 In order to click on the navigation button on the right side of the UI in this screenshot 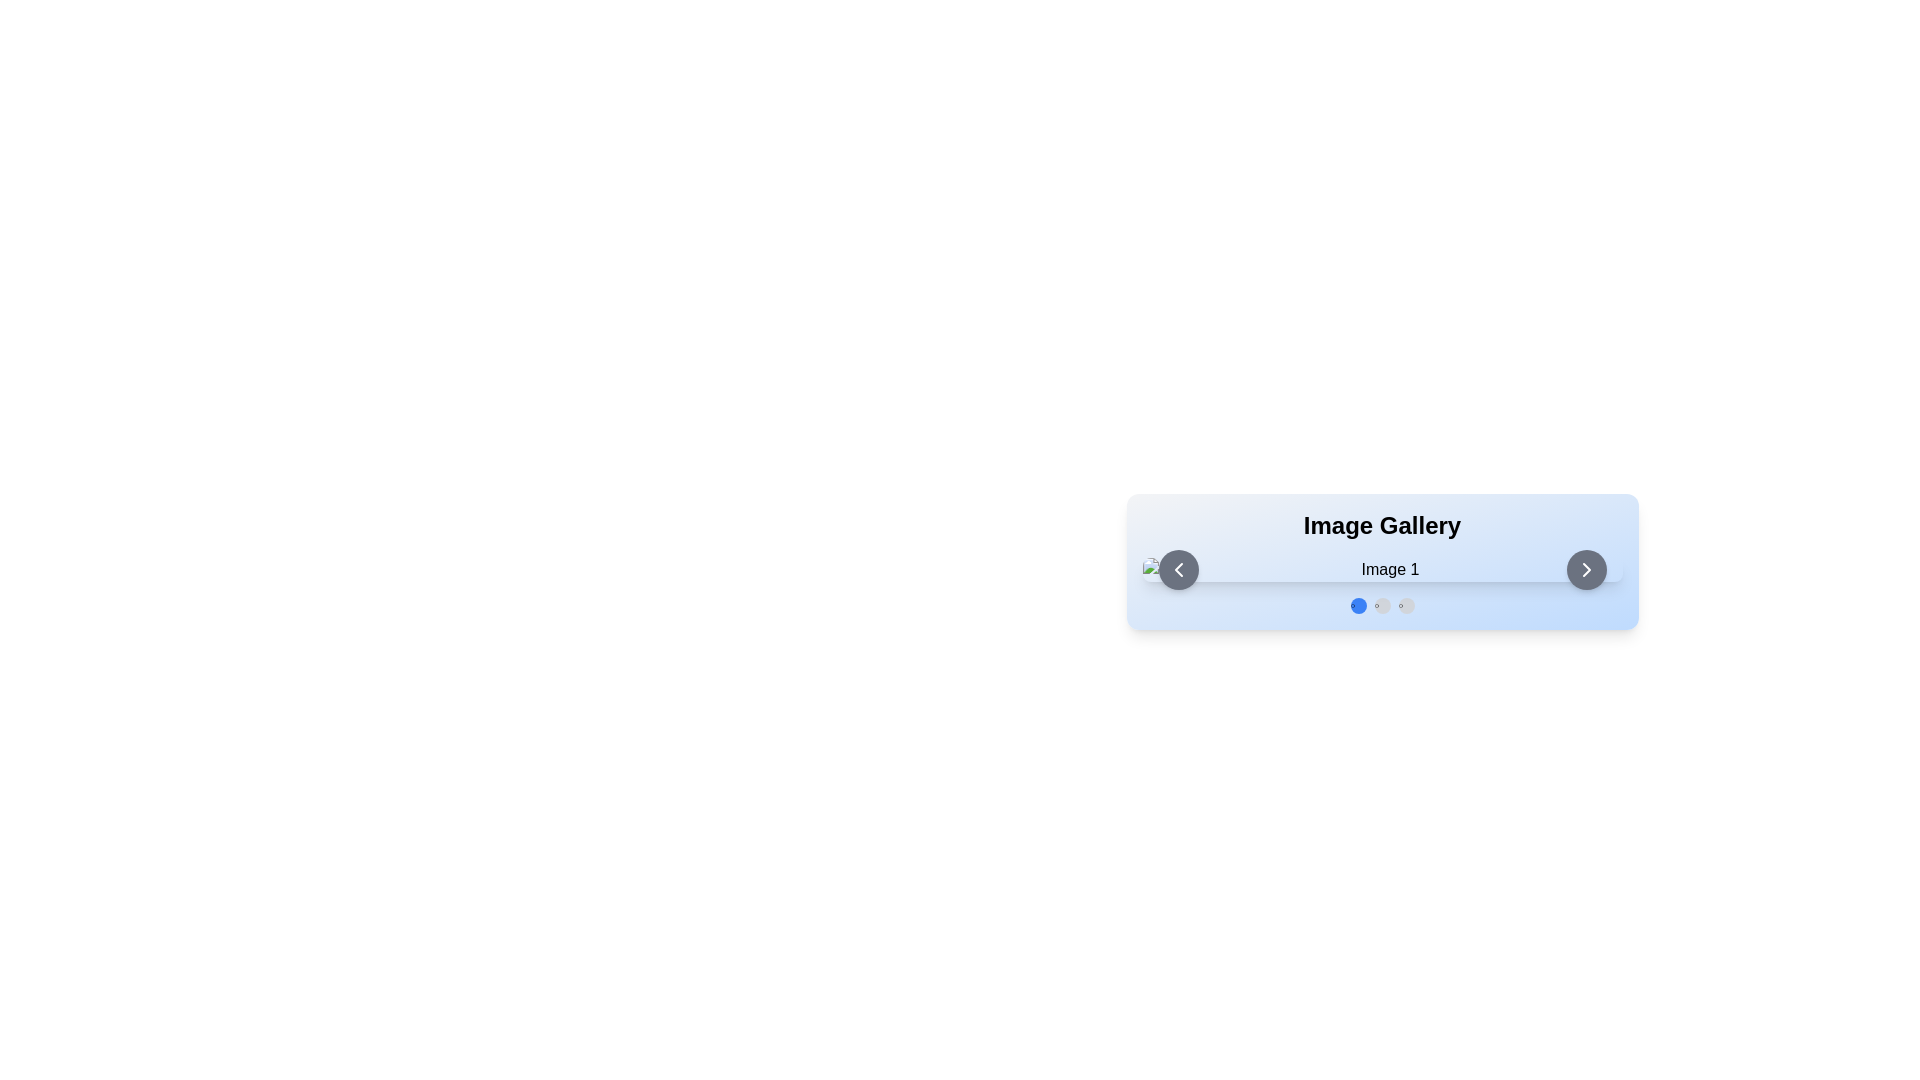, I will do `click(1585, 570)`.